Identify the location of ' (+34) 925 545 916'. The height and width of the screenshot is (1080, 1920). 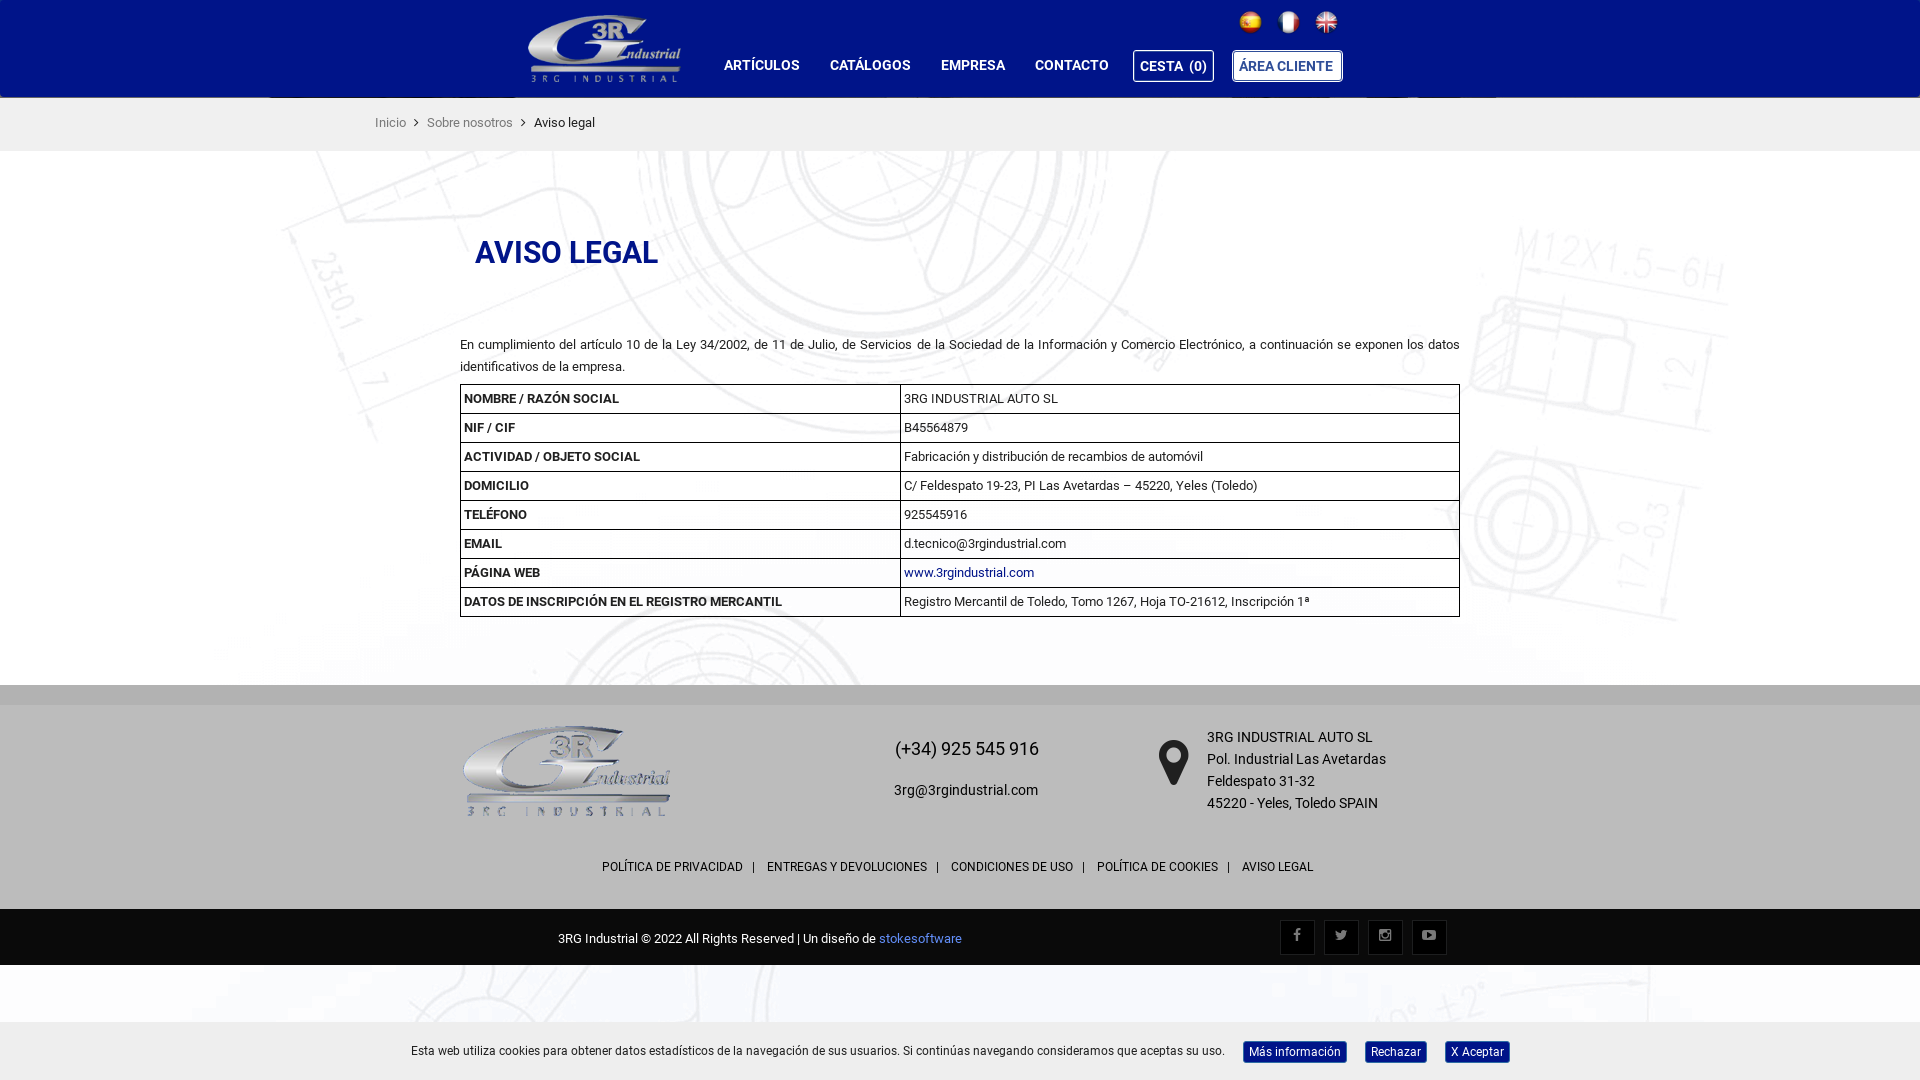
(890, 748).